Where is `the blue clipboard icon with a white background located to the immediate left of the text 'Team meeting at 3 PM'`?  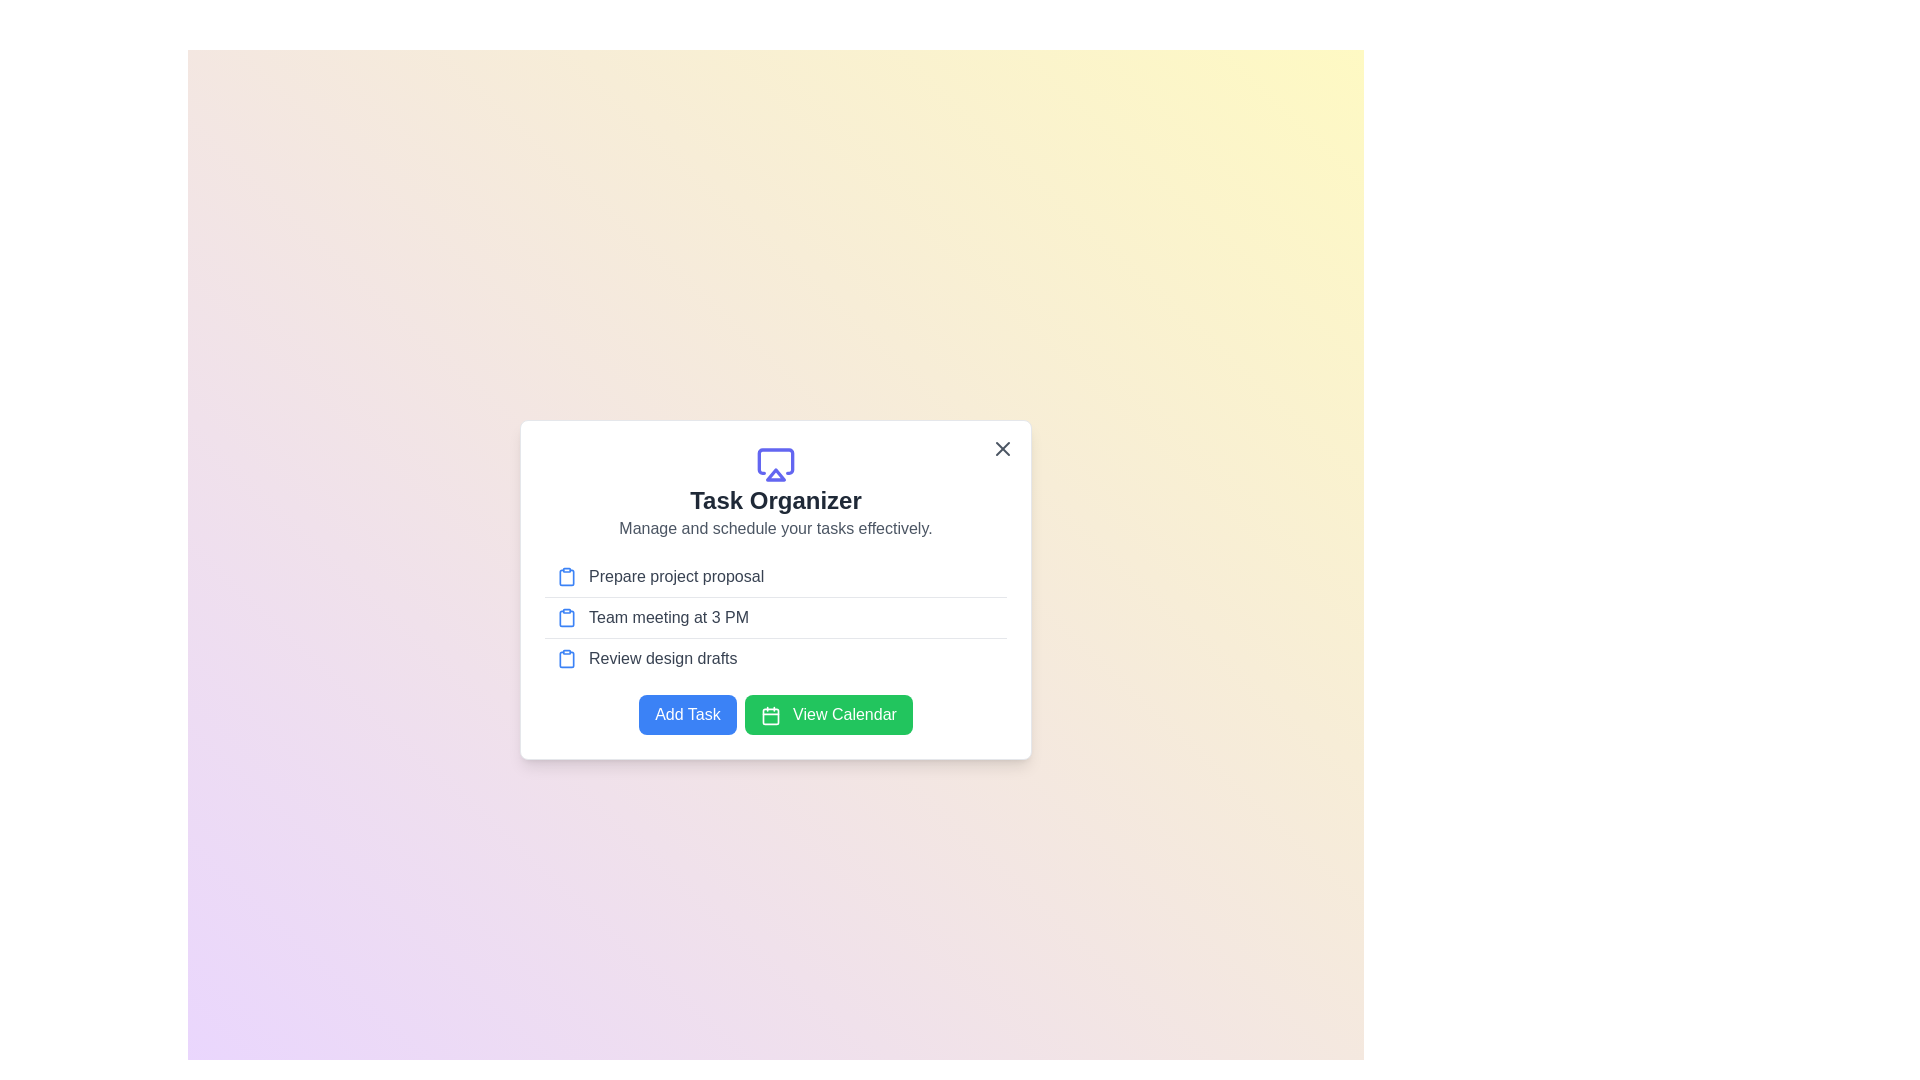
the blue clipboard icon with a white background located to the immediate left of the text 'Team meeting at 3 PM' is located at coordinates (565, 616).